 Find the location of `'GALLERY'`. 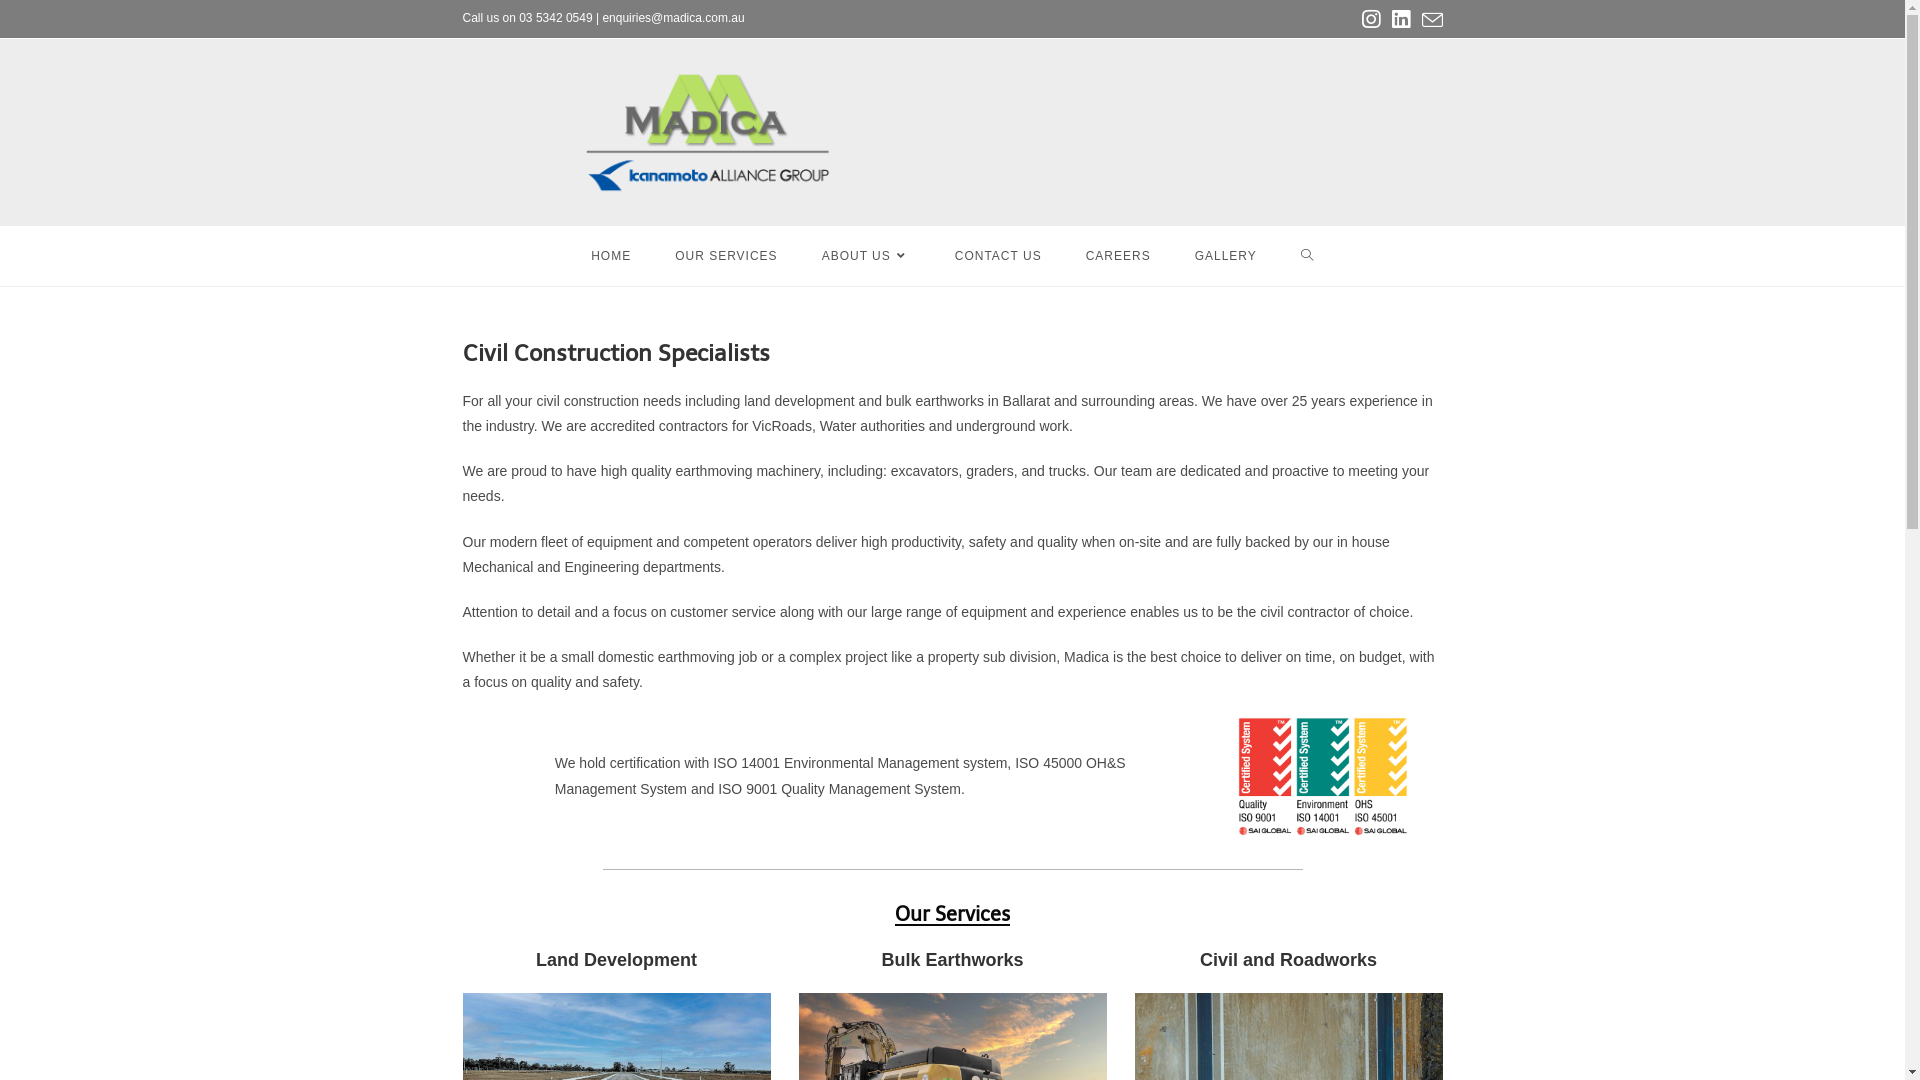

'GALLERY' is located at coordinates (1224, 254).